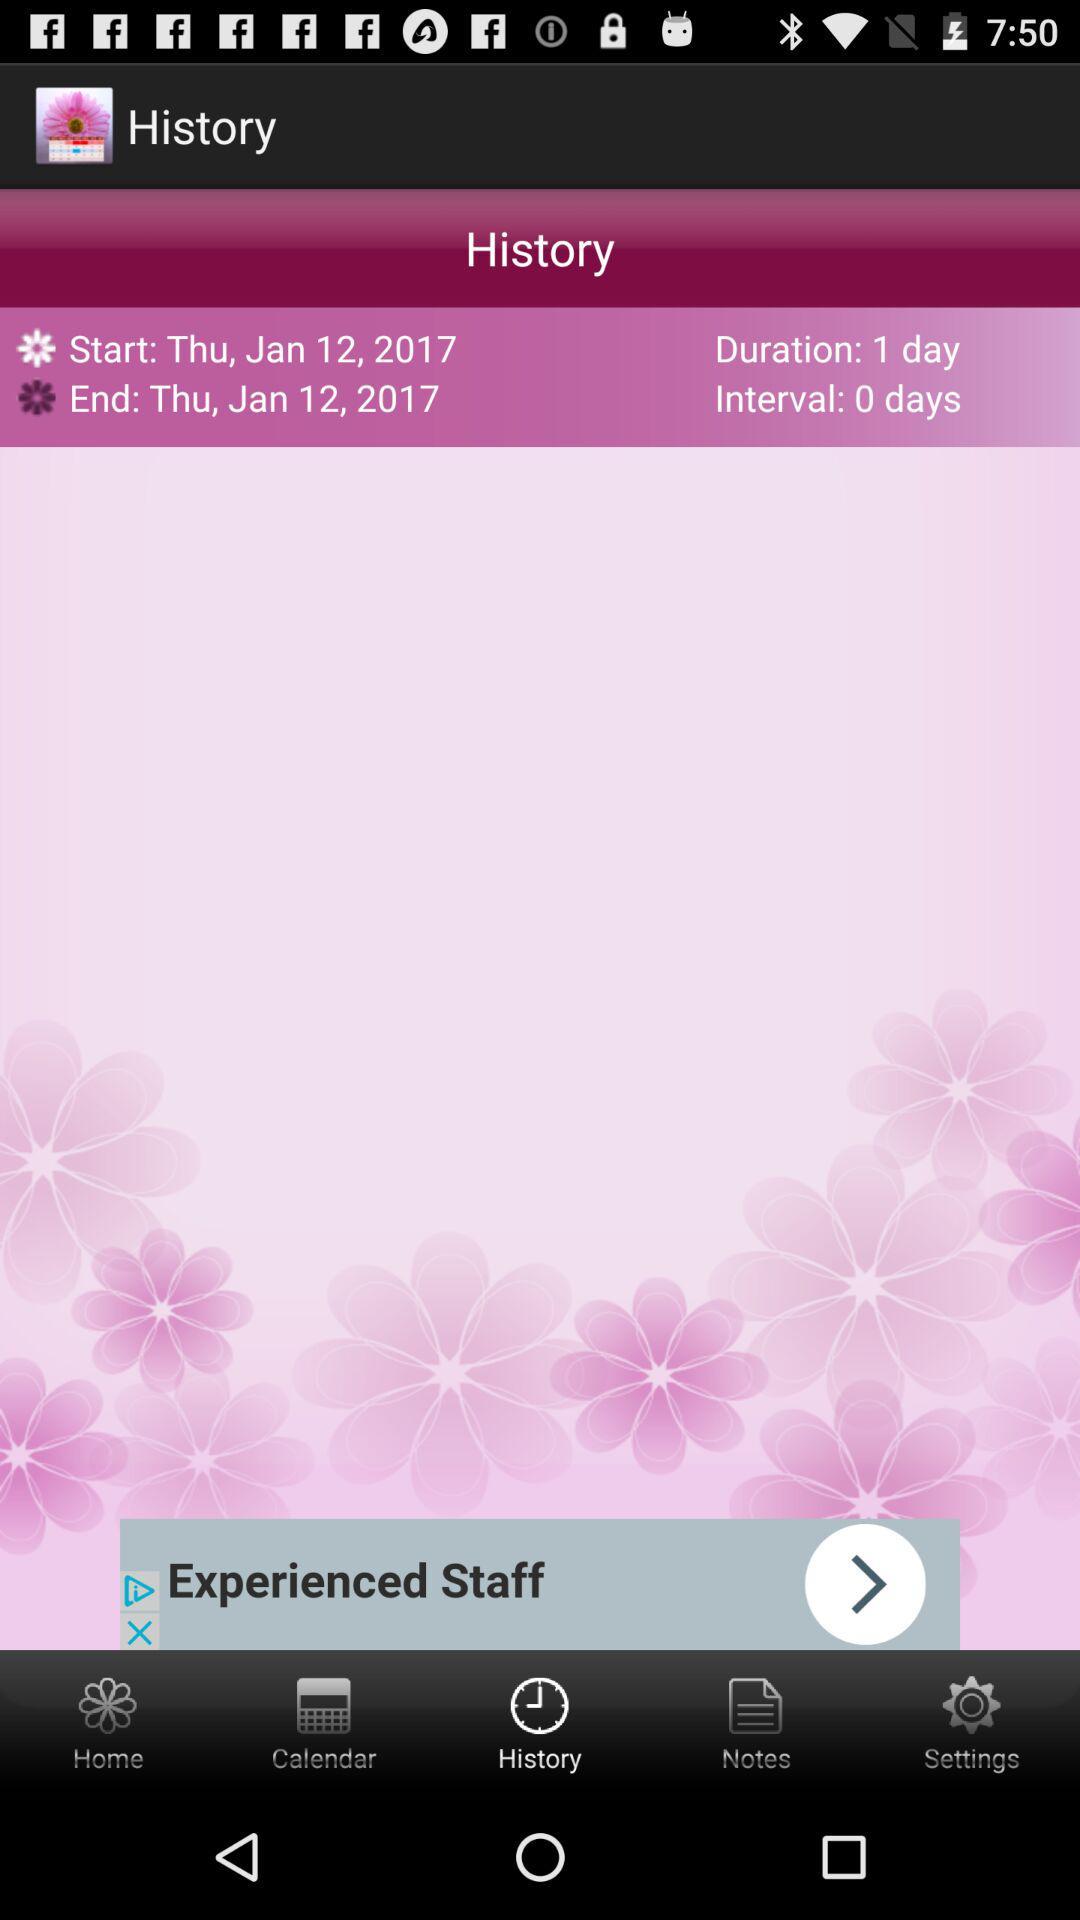 The image size is (1080, 1920). Describe the element at coordinates (540, 1721) in the screenshot. I see `history display` at that location.